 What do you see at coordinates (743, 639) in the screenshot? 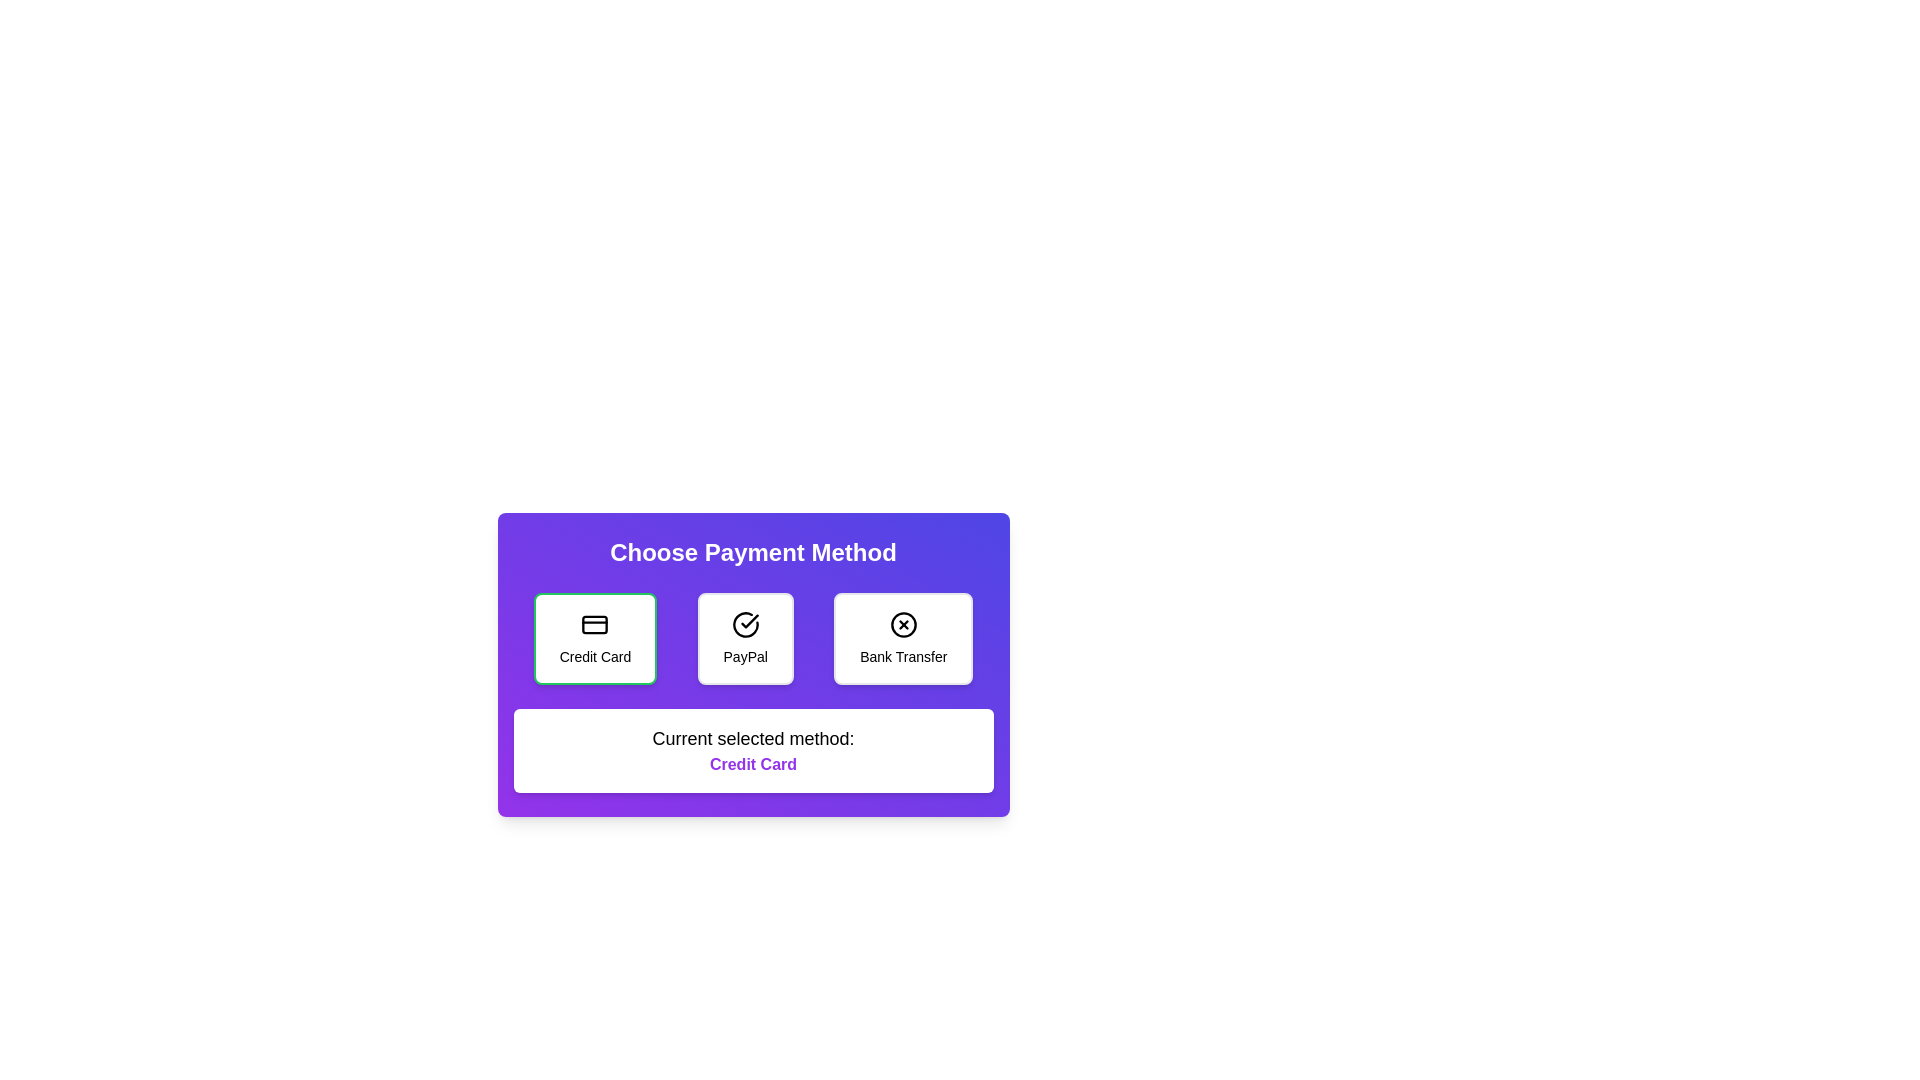
I see `the button corresponding to the payment method PayPal` at bounding box center [743, 639].